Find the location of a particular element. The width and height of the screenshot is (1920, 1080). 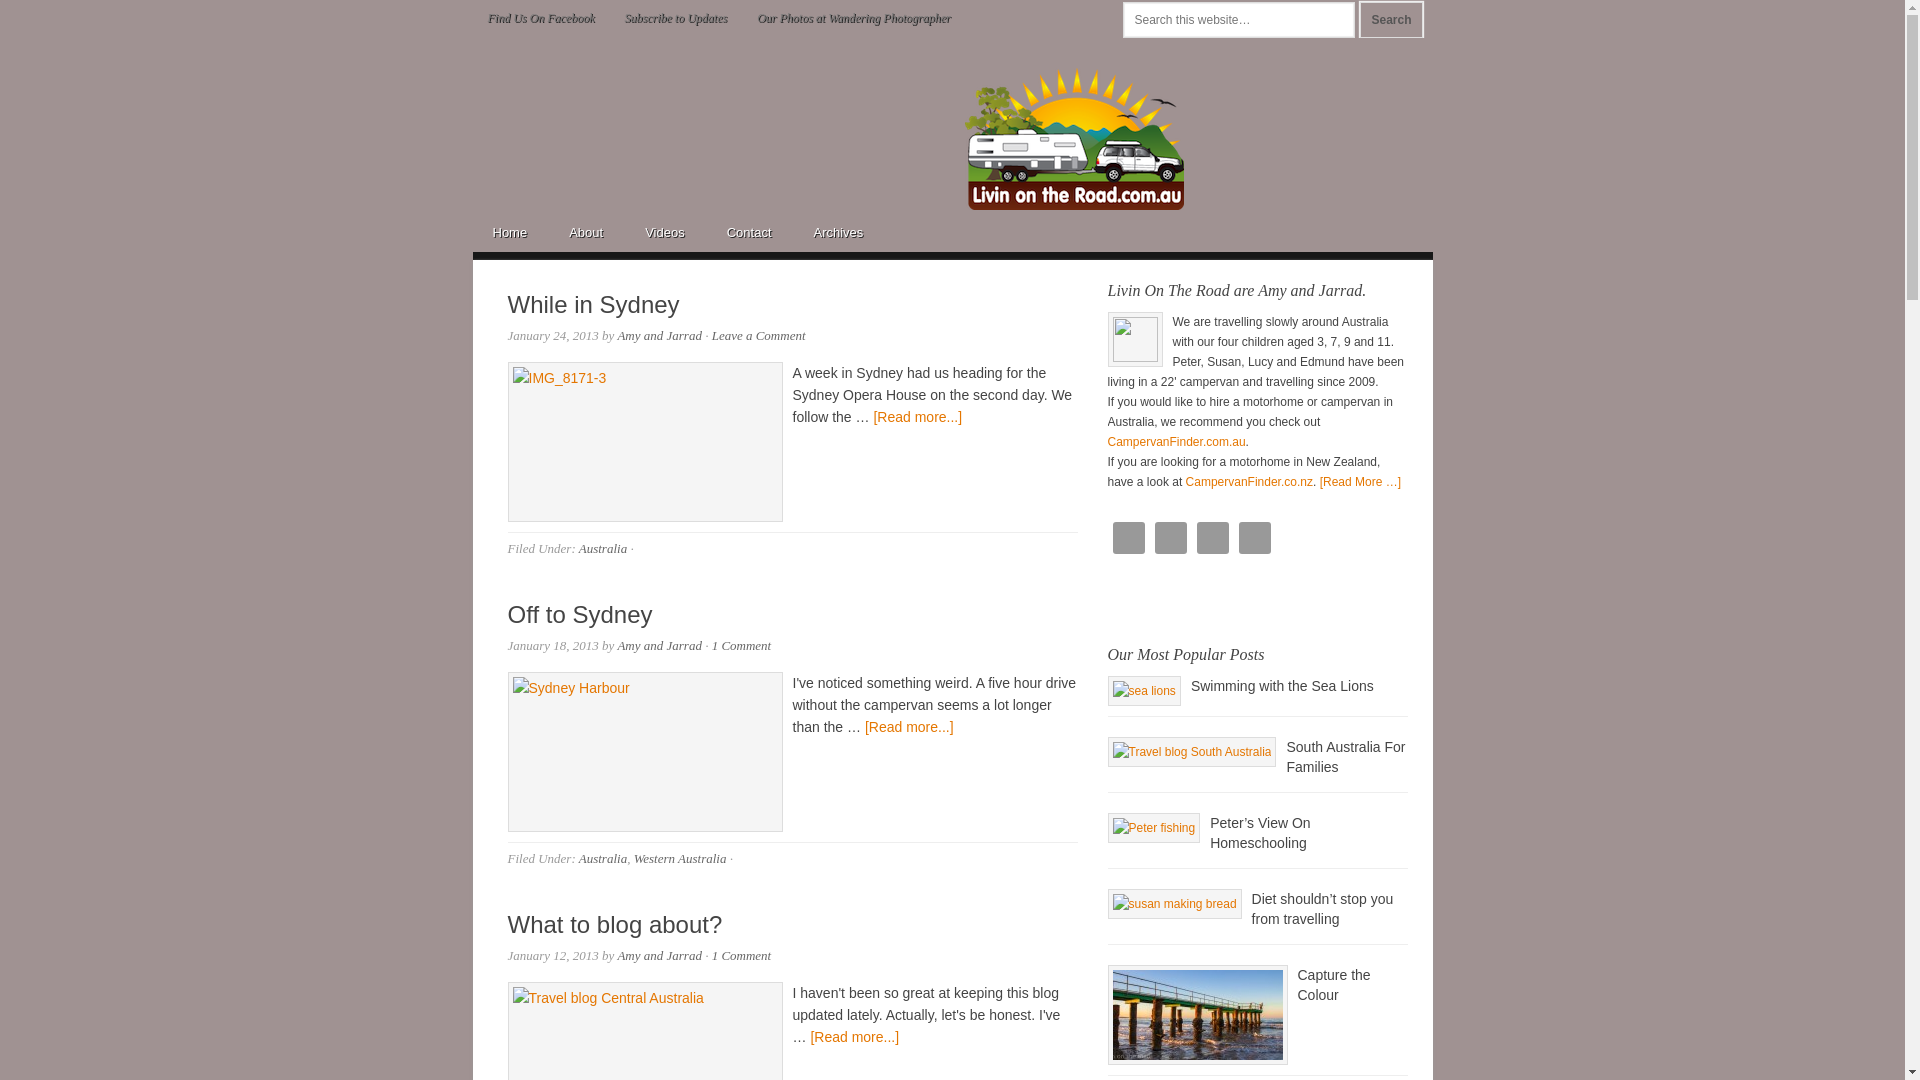

'While in Sydney' is located at coordinates (593, 304).